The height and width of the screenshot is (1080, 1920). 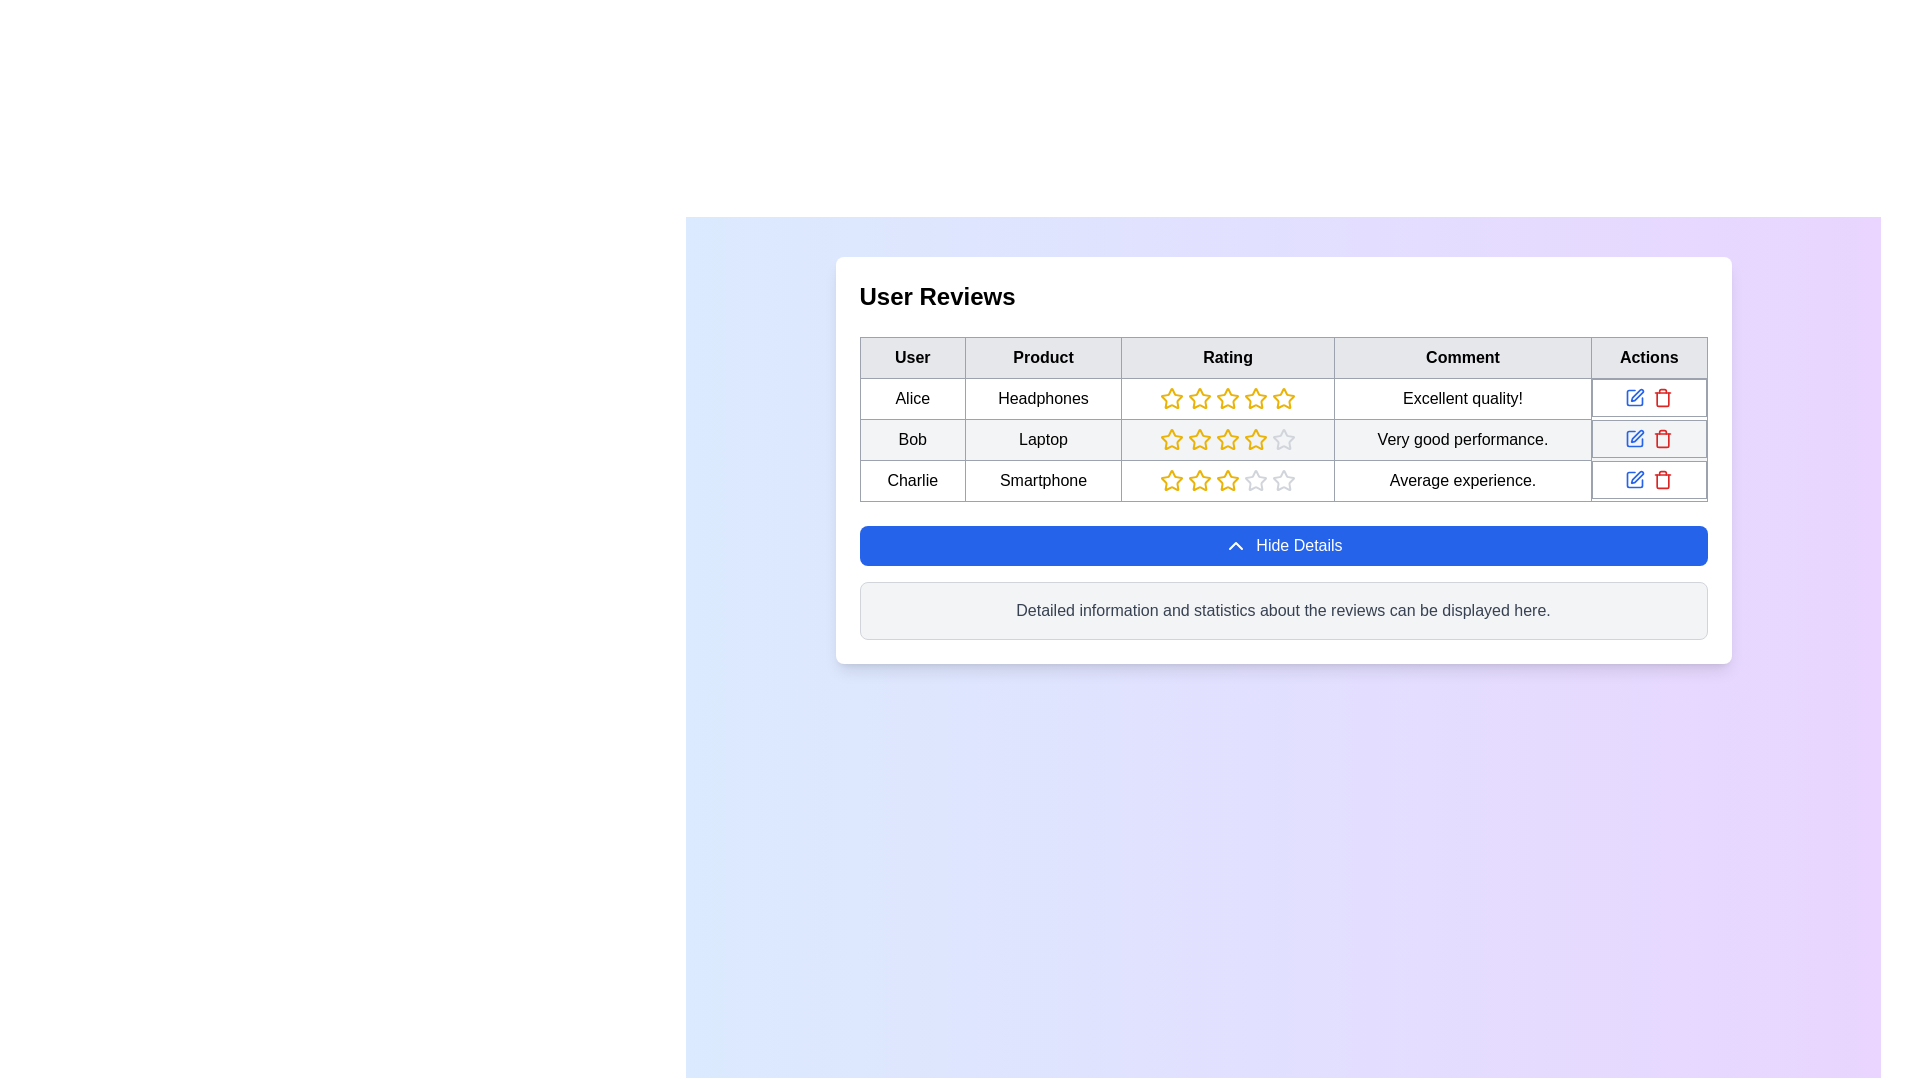 I want to click on the first column header cell of the user-related data table located at the top-left corner by moving the cursor to it, so click(x=911, y=357).